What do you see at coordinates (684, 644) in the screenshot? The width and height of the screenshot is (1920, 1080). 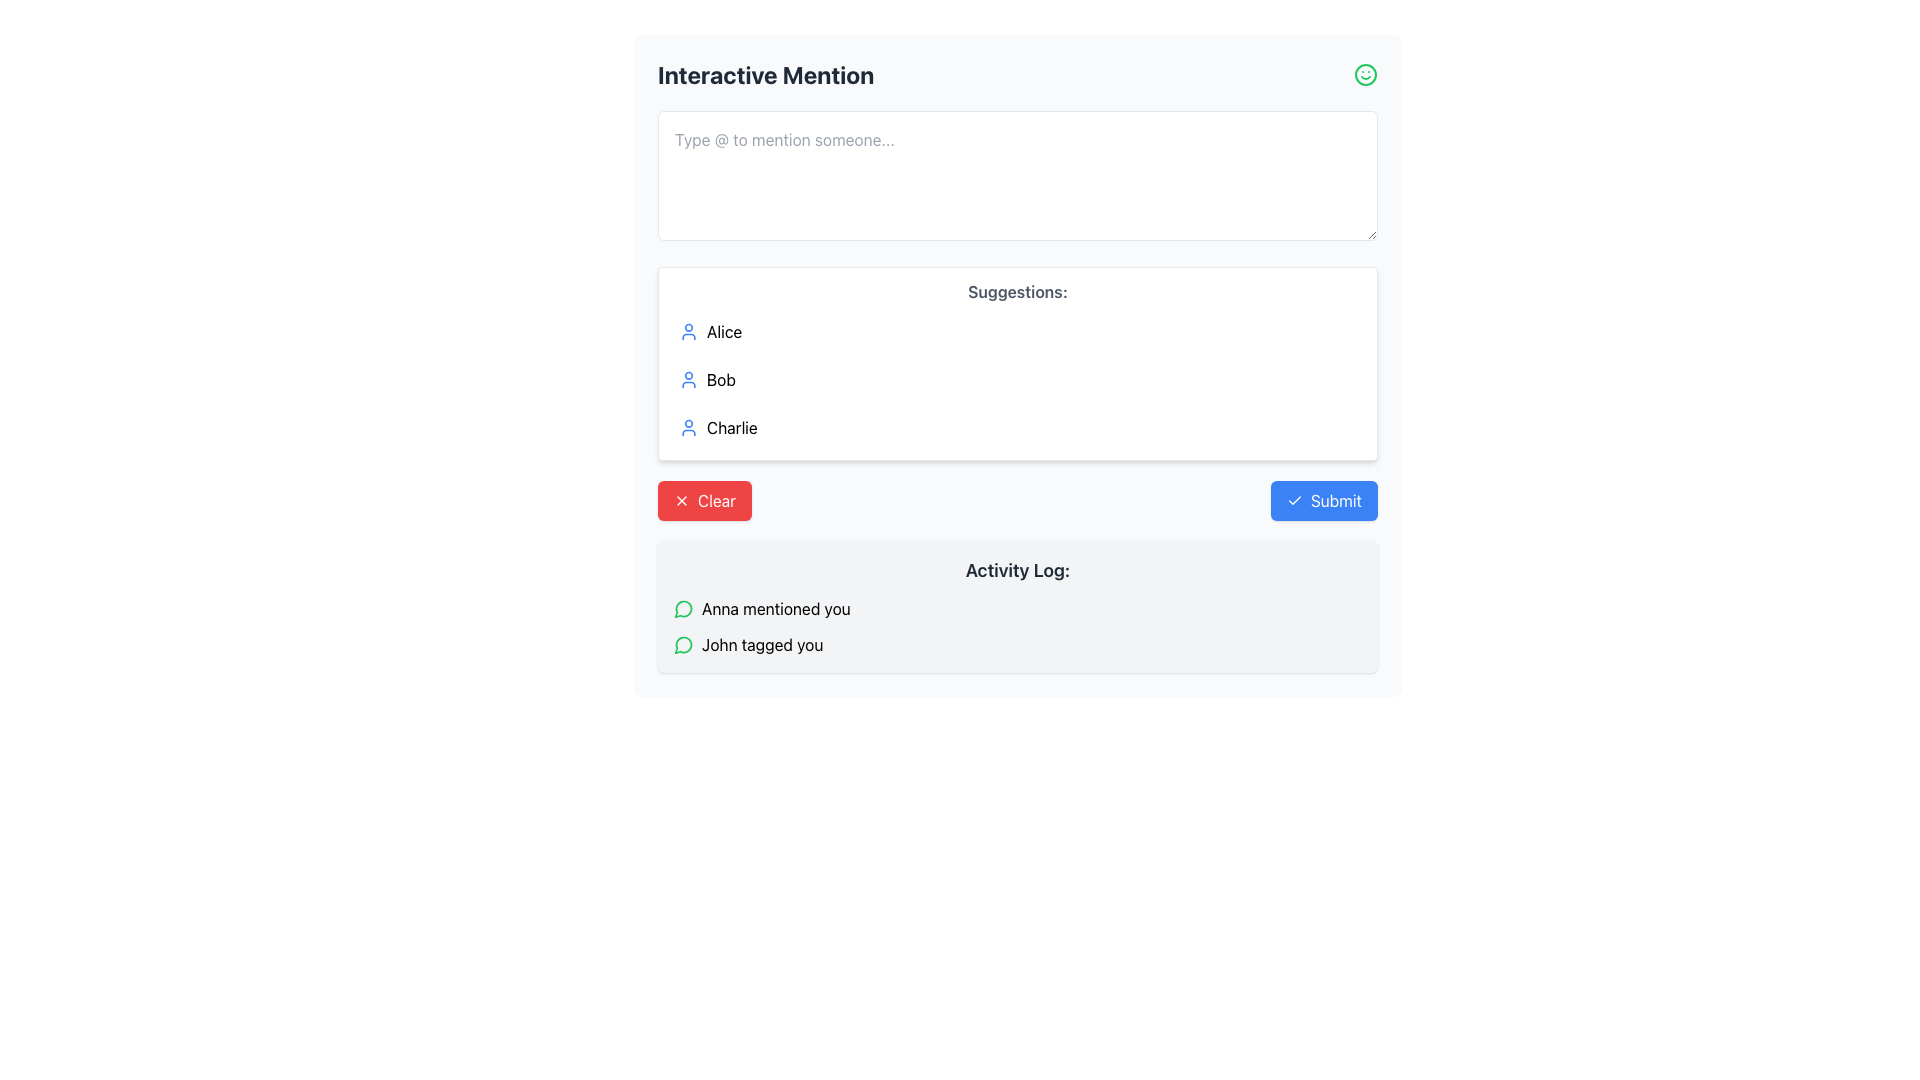 I see `the icon located in the 'Activity Log' section, specifically to the left of the text 'John tagged you'` at bounding box center [684, 644].